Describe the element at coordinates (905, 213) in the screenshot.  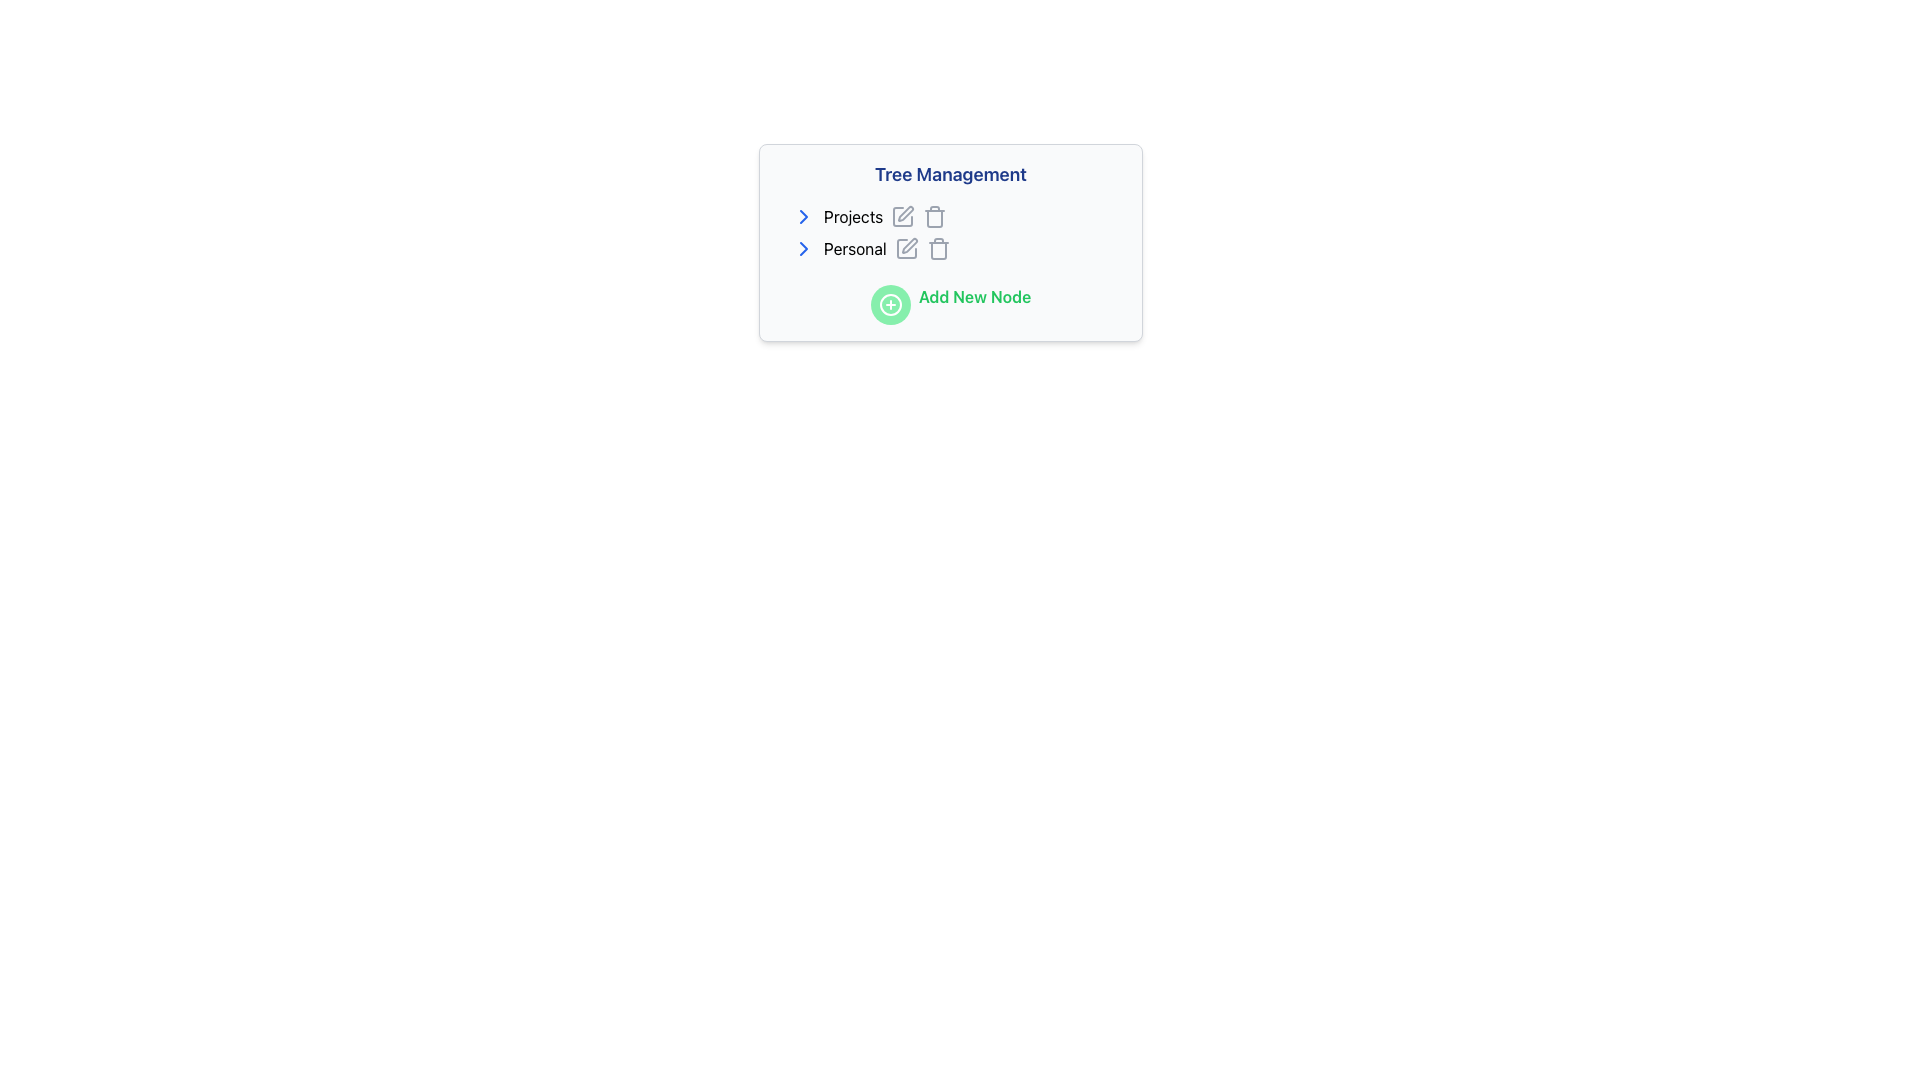
I see `the pen icon representing the edit action next to the 'Projects' label in the 'Tree Management' section to observe styling changes` at that location.